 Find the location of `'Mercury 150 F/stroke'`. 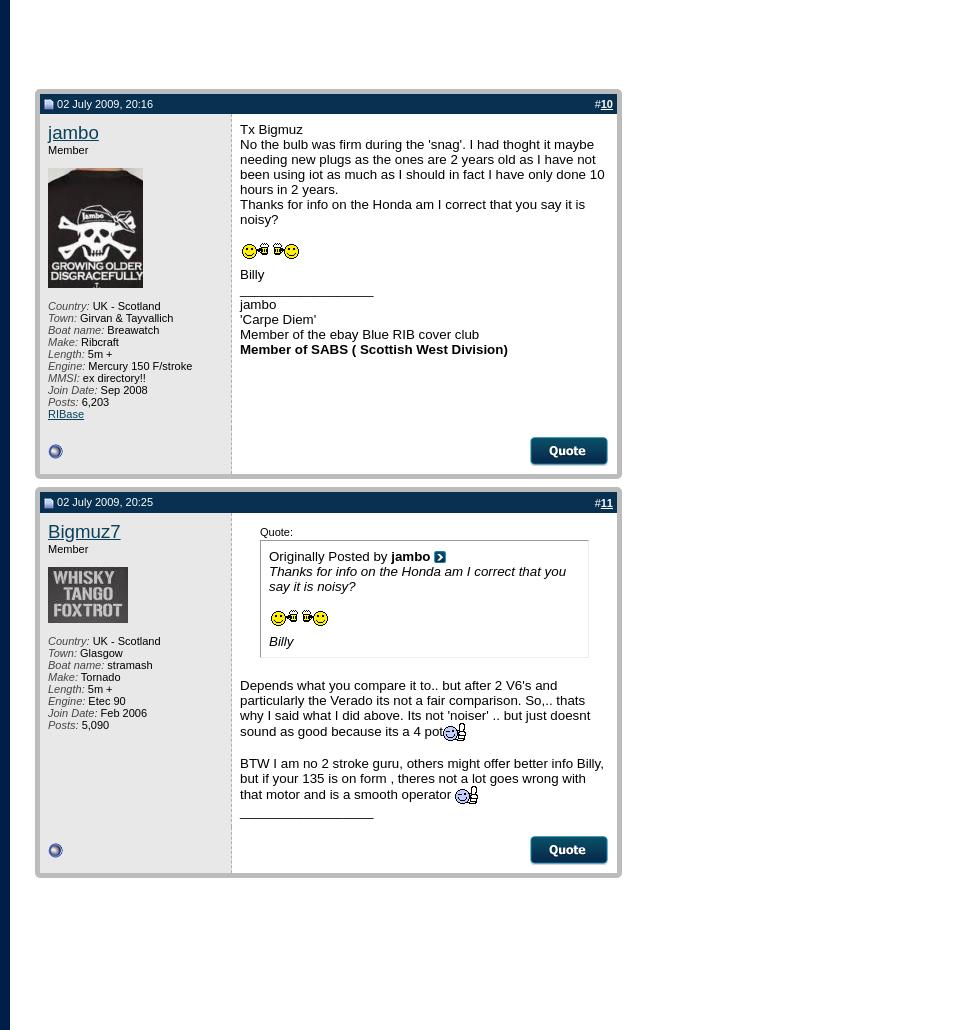

'Mercury 150 F/stroke' is located at coordinates (138, 365).